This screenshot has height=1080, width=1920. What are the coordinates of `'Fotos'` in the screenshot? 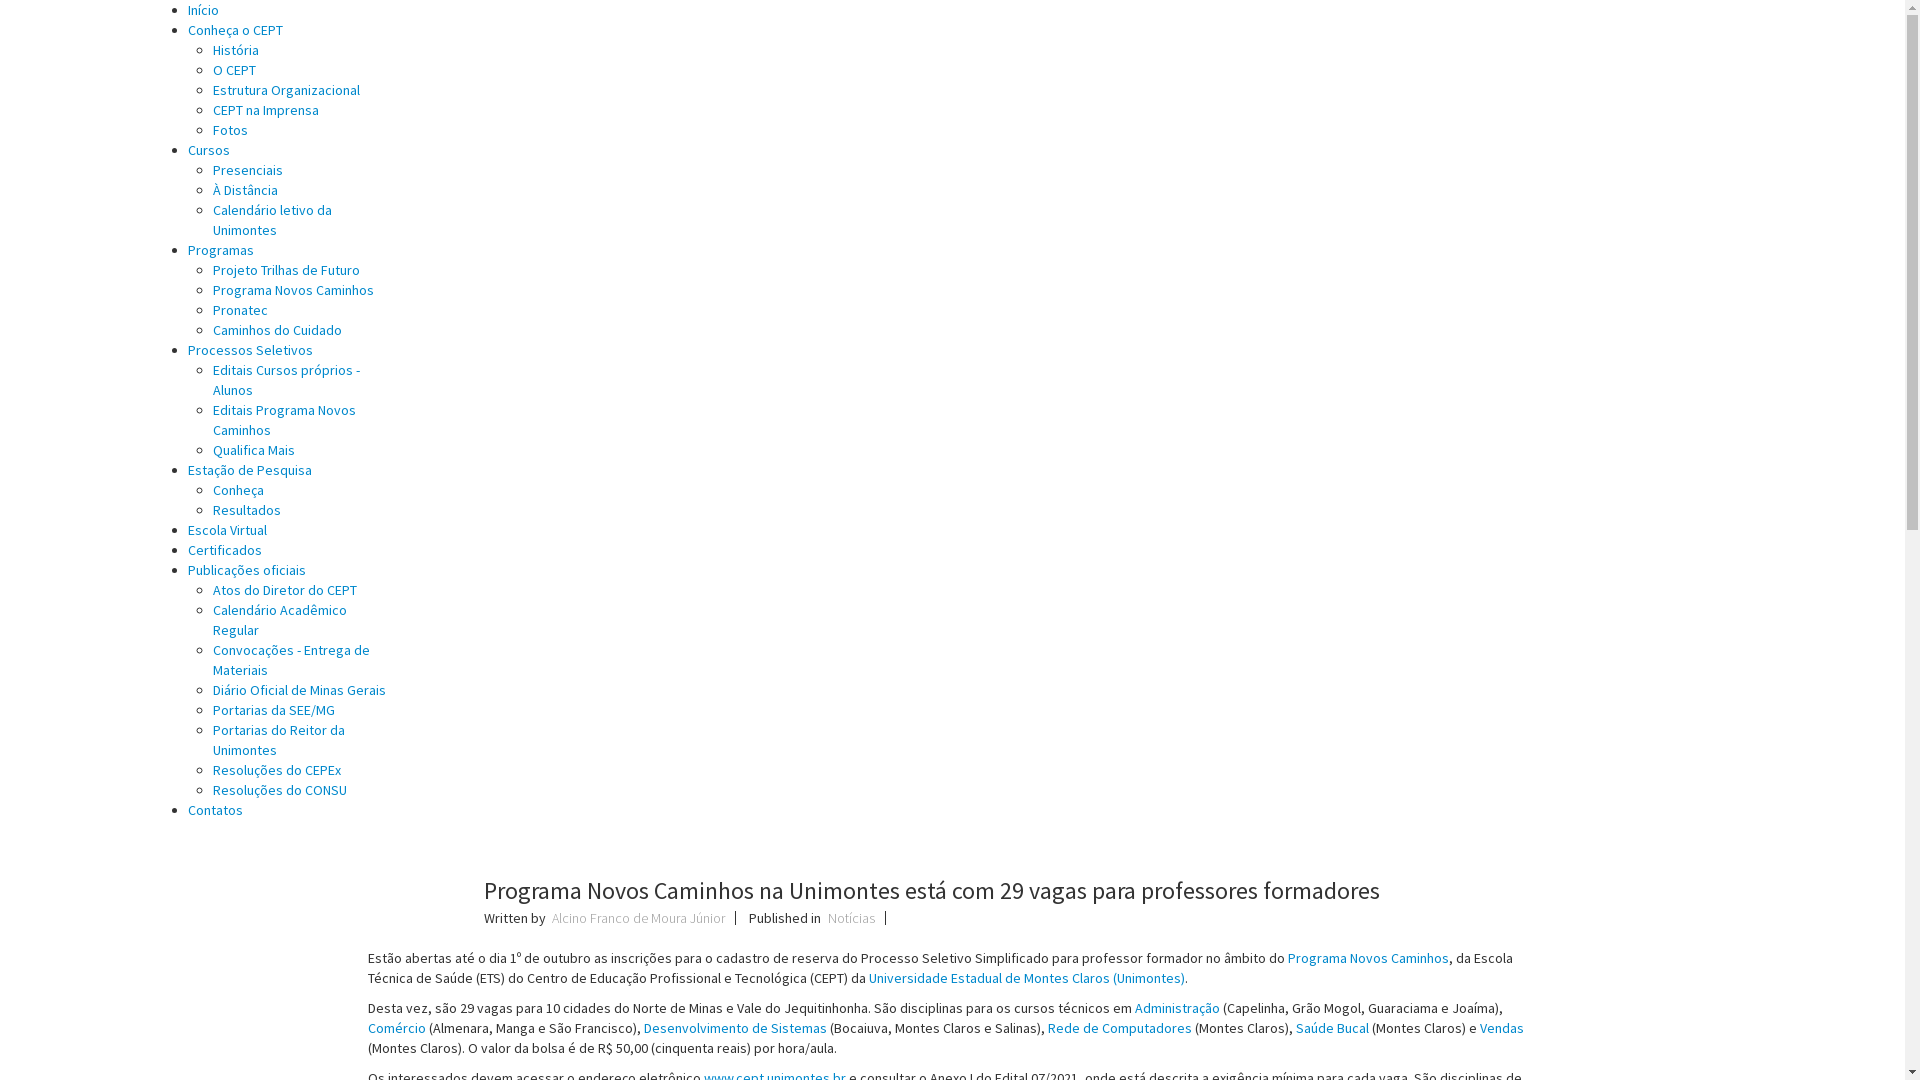 It's located at (230, 130).